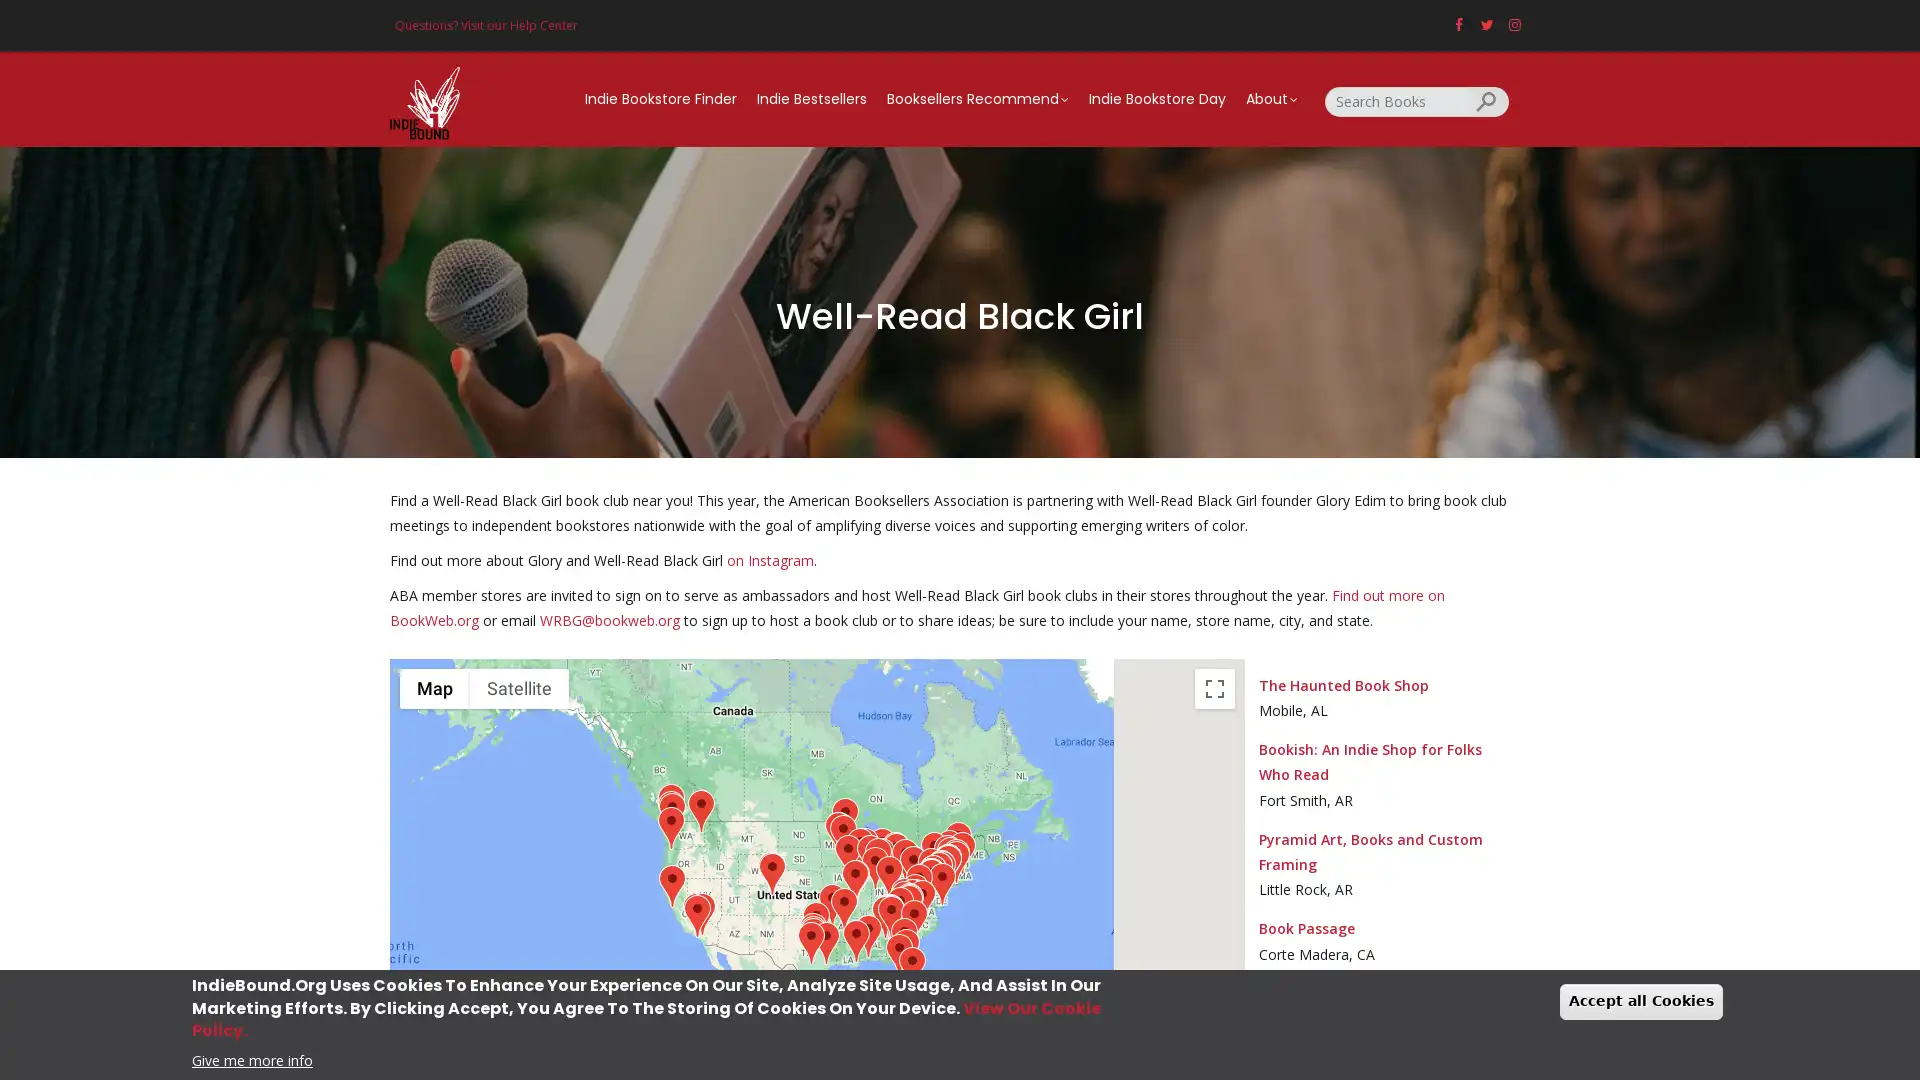 This screenshot has height=1080, width=1920. Describe the element at coordinates (880, 848) in the screenshot. I see `We Are LIT Grand Rapids` at that location.